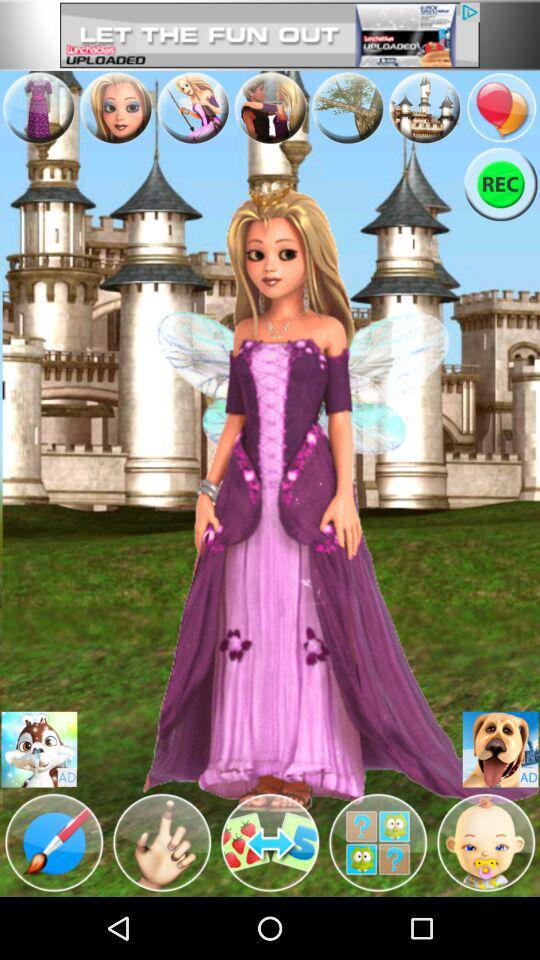 This screenshot has height=960, width=540. Describe the element at coordinates (423, 107) in the screenshot. I see `the app option` at that location.